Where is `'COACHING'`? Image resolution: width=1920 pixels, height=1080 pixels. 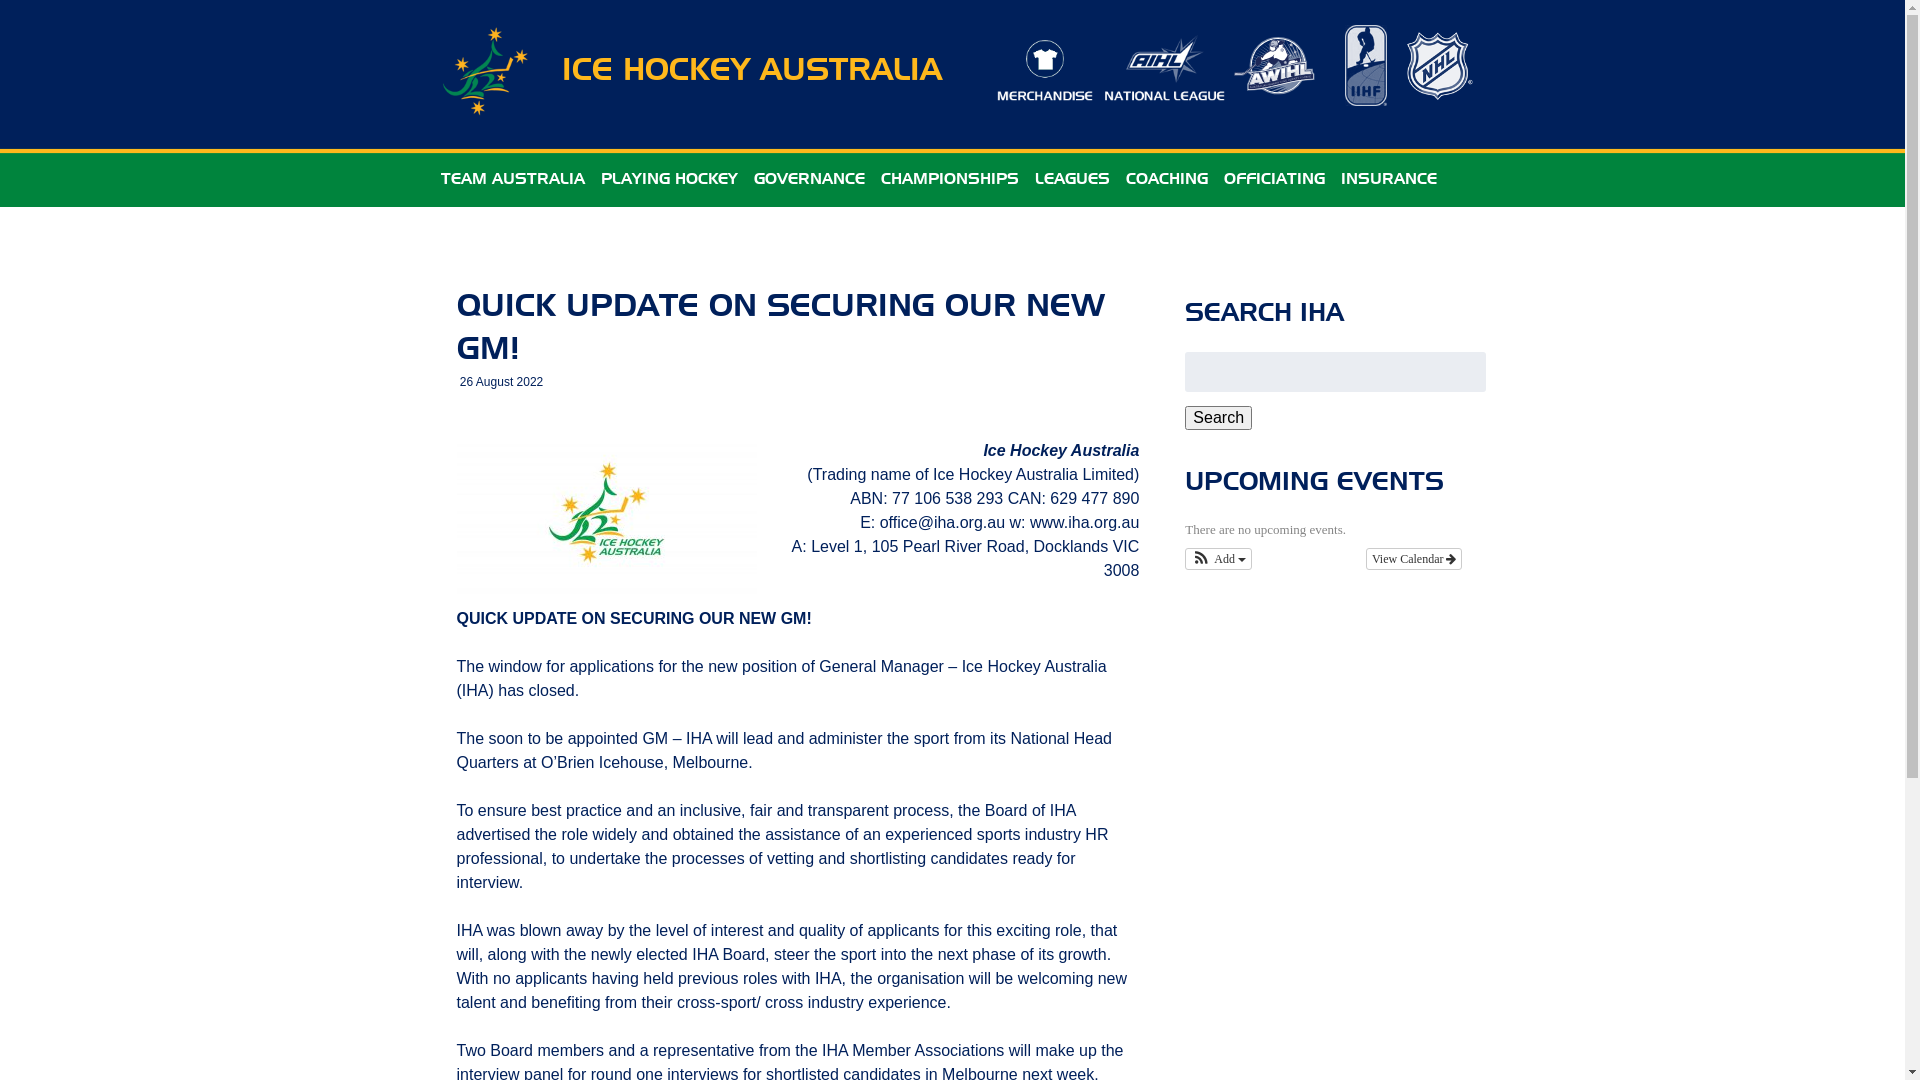 'COACHING' is located at coordinates (1166, 180).